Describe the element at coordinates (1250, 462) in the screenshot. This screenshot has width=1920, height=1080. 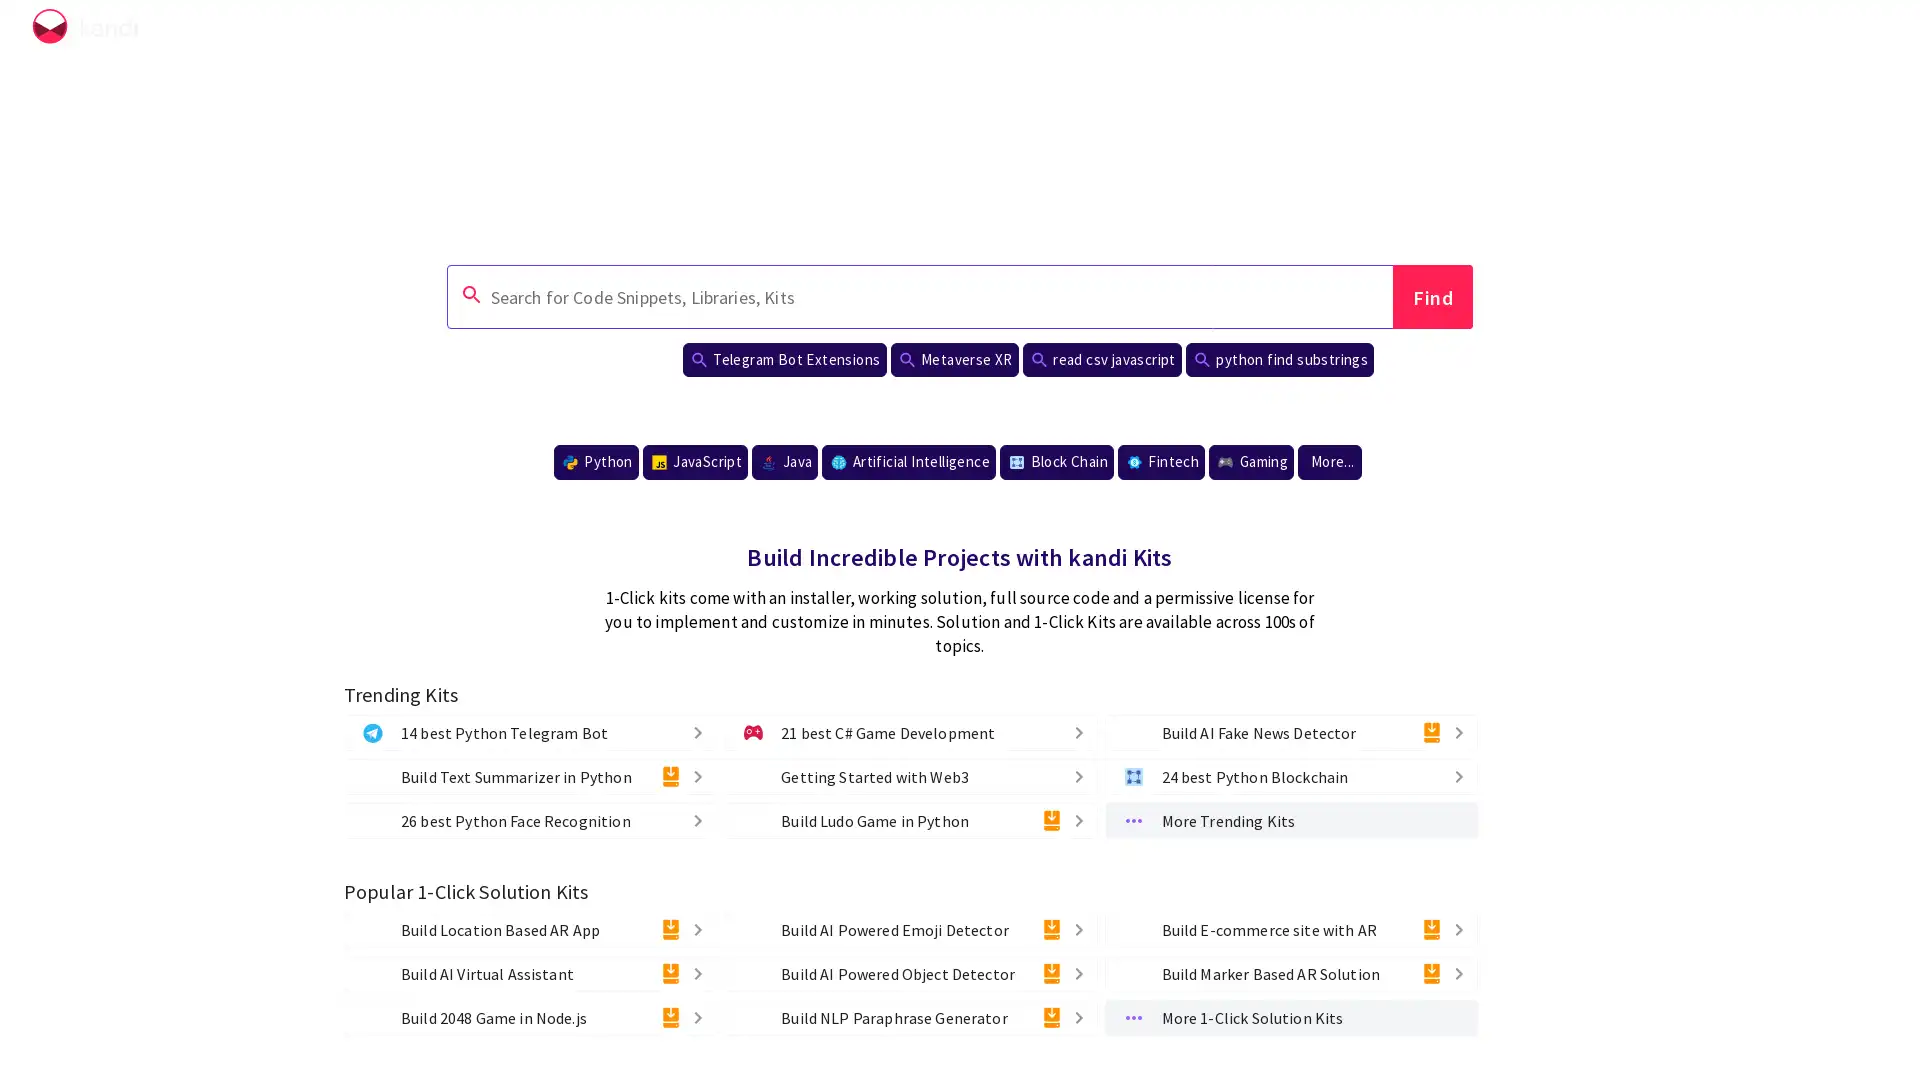
I see `search icon Gaming` at that location.